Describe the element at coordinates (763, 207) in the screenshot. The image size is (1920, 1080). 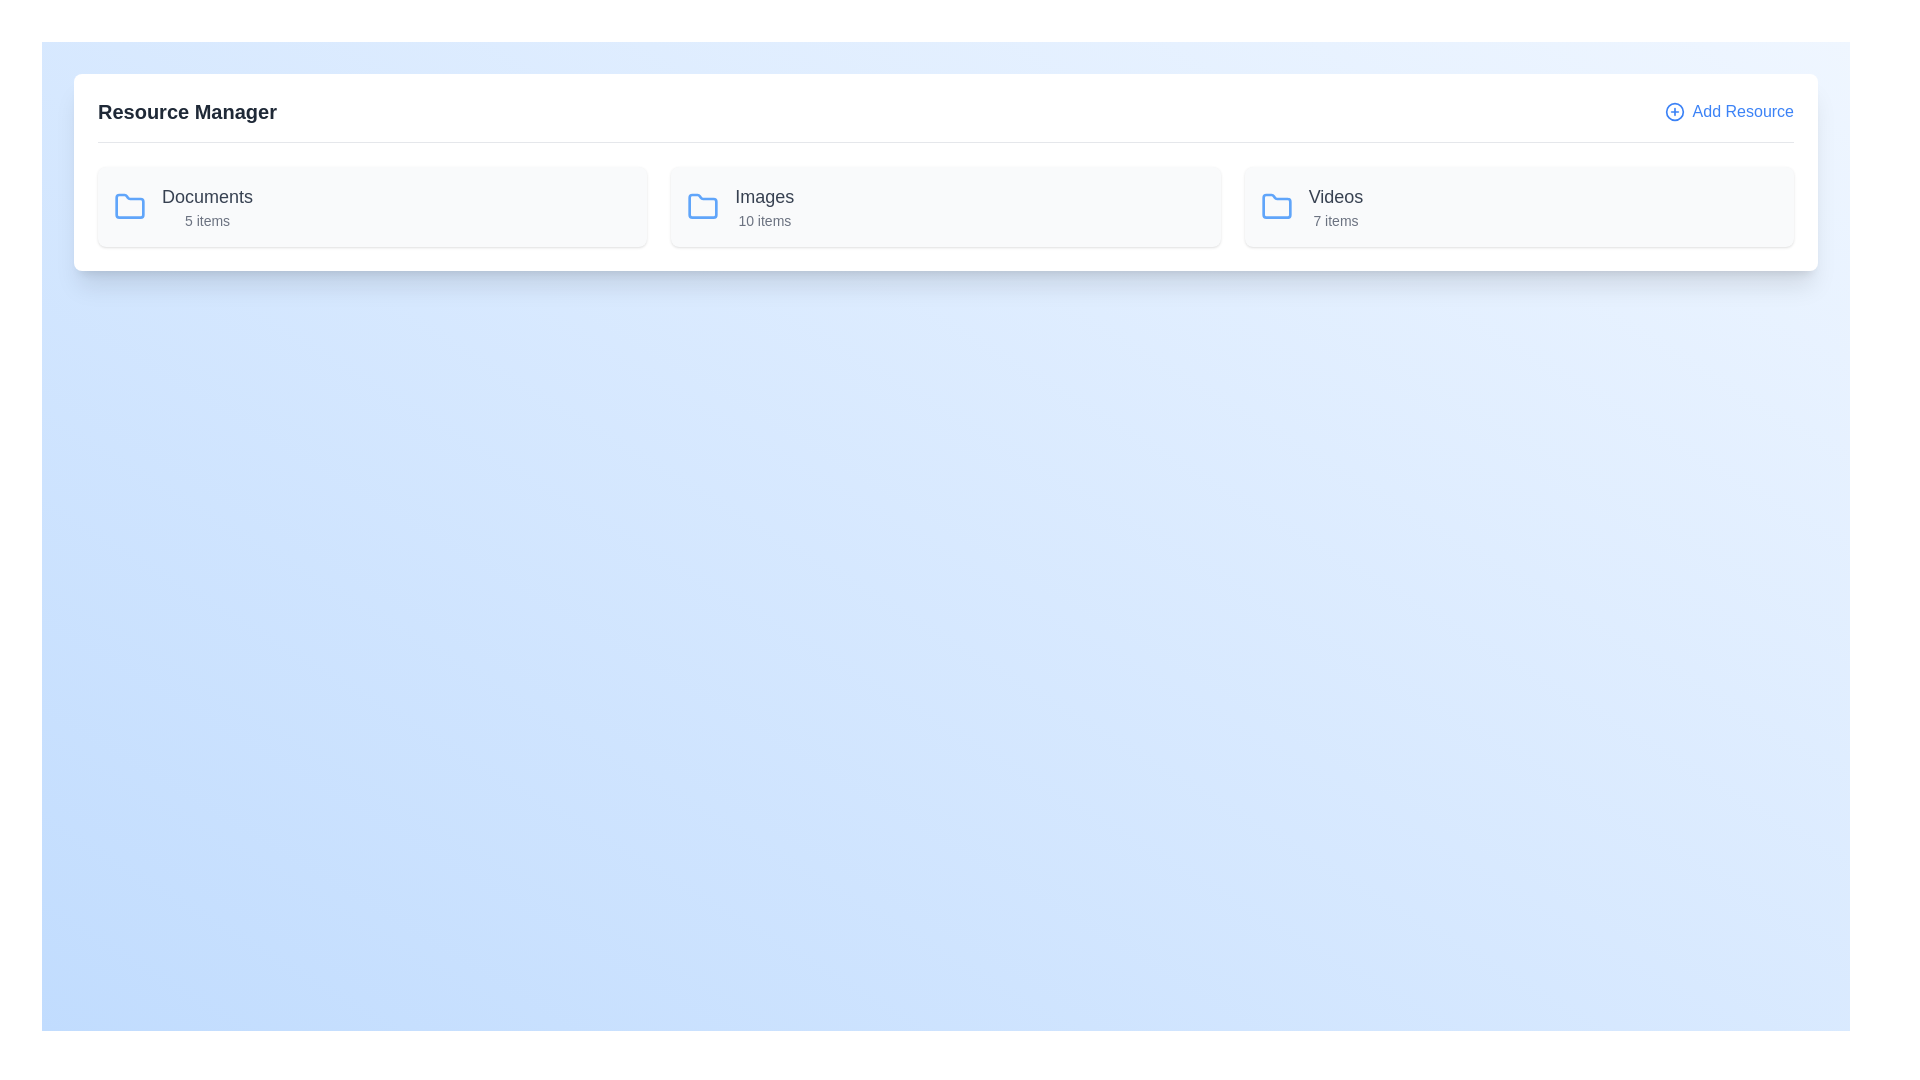
I see `text content of the 'Images' folder summary located in the second folder section of the main layout panel` at that location.